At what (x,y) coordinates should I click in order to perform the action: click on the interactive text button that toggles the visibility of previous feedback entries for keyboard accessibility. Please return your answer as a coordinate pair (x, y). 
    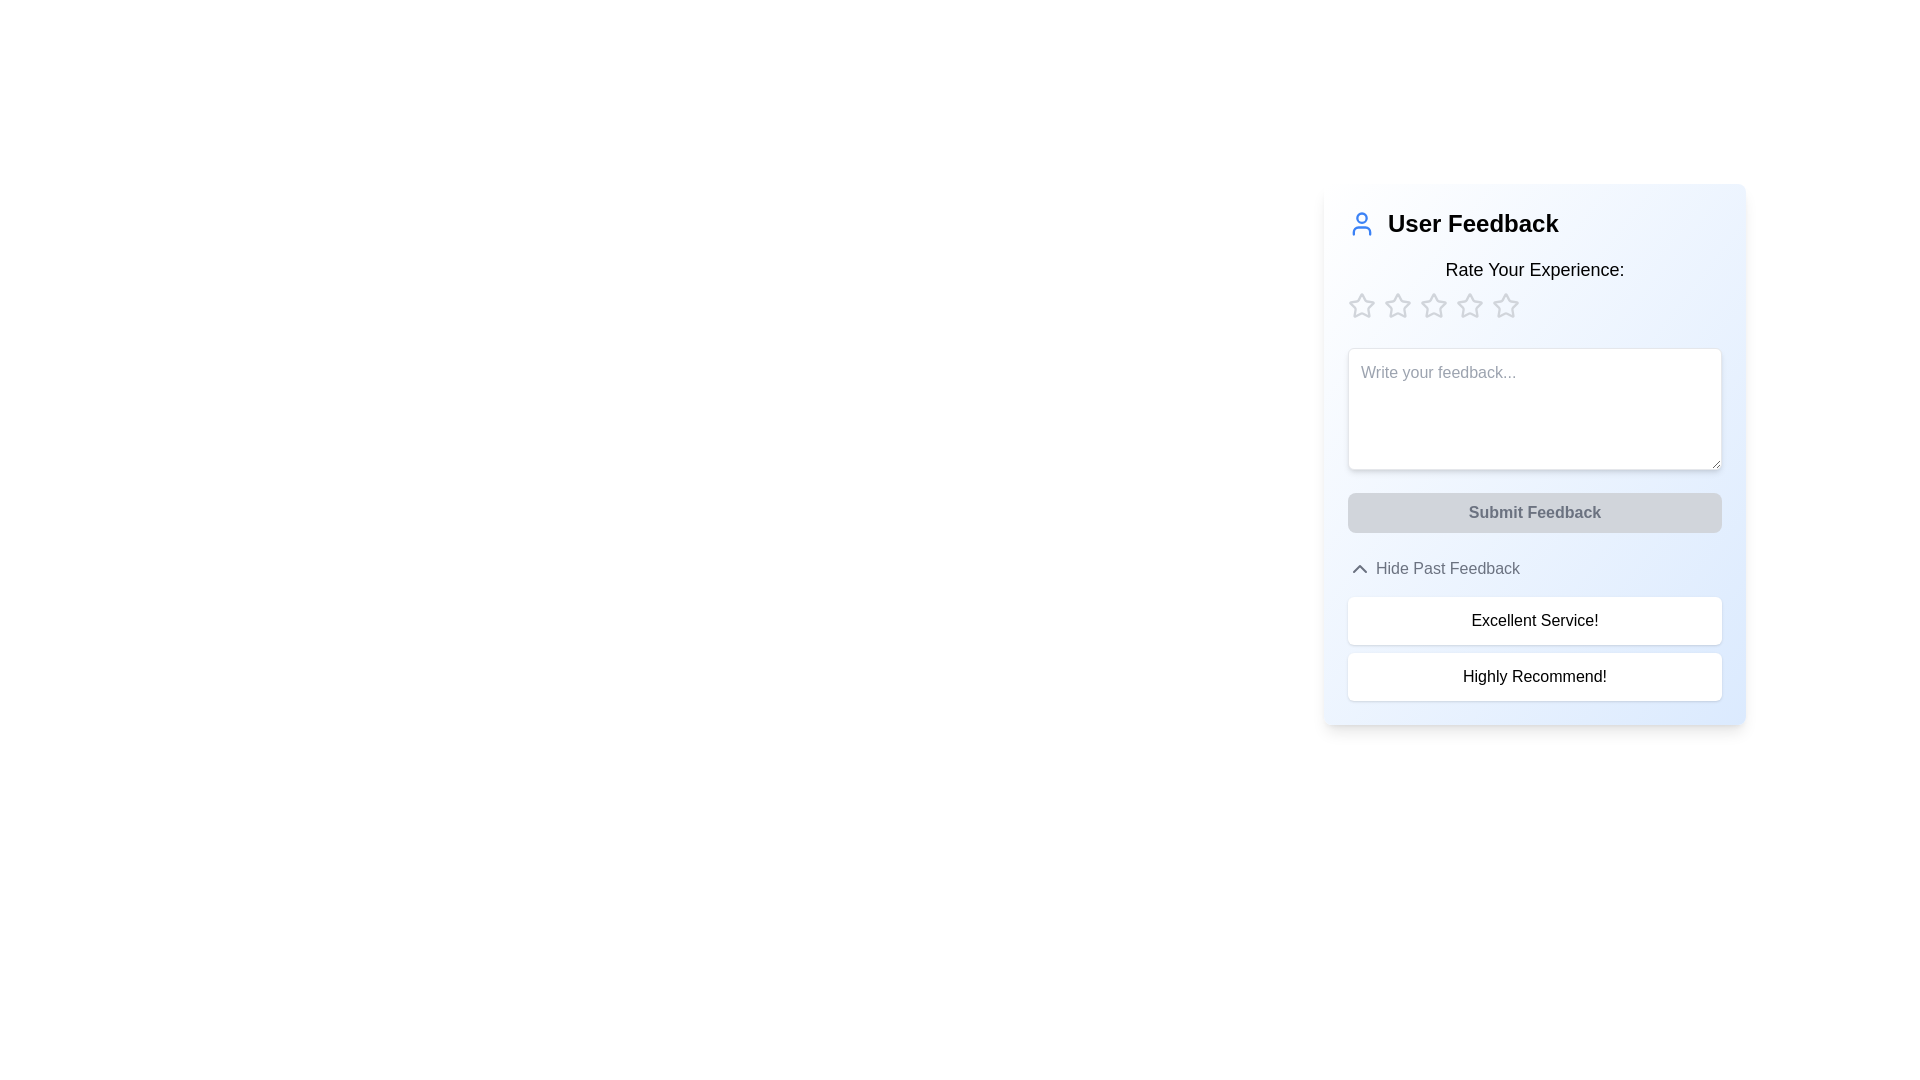
    Looking at the image, I should click on (1433, 569).